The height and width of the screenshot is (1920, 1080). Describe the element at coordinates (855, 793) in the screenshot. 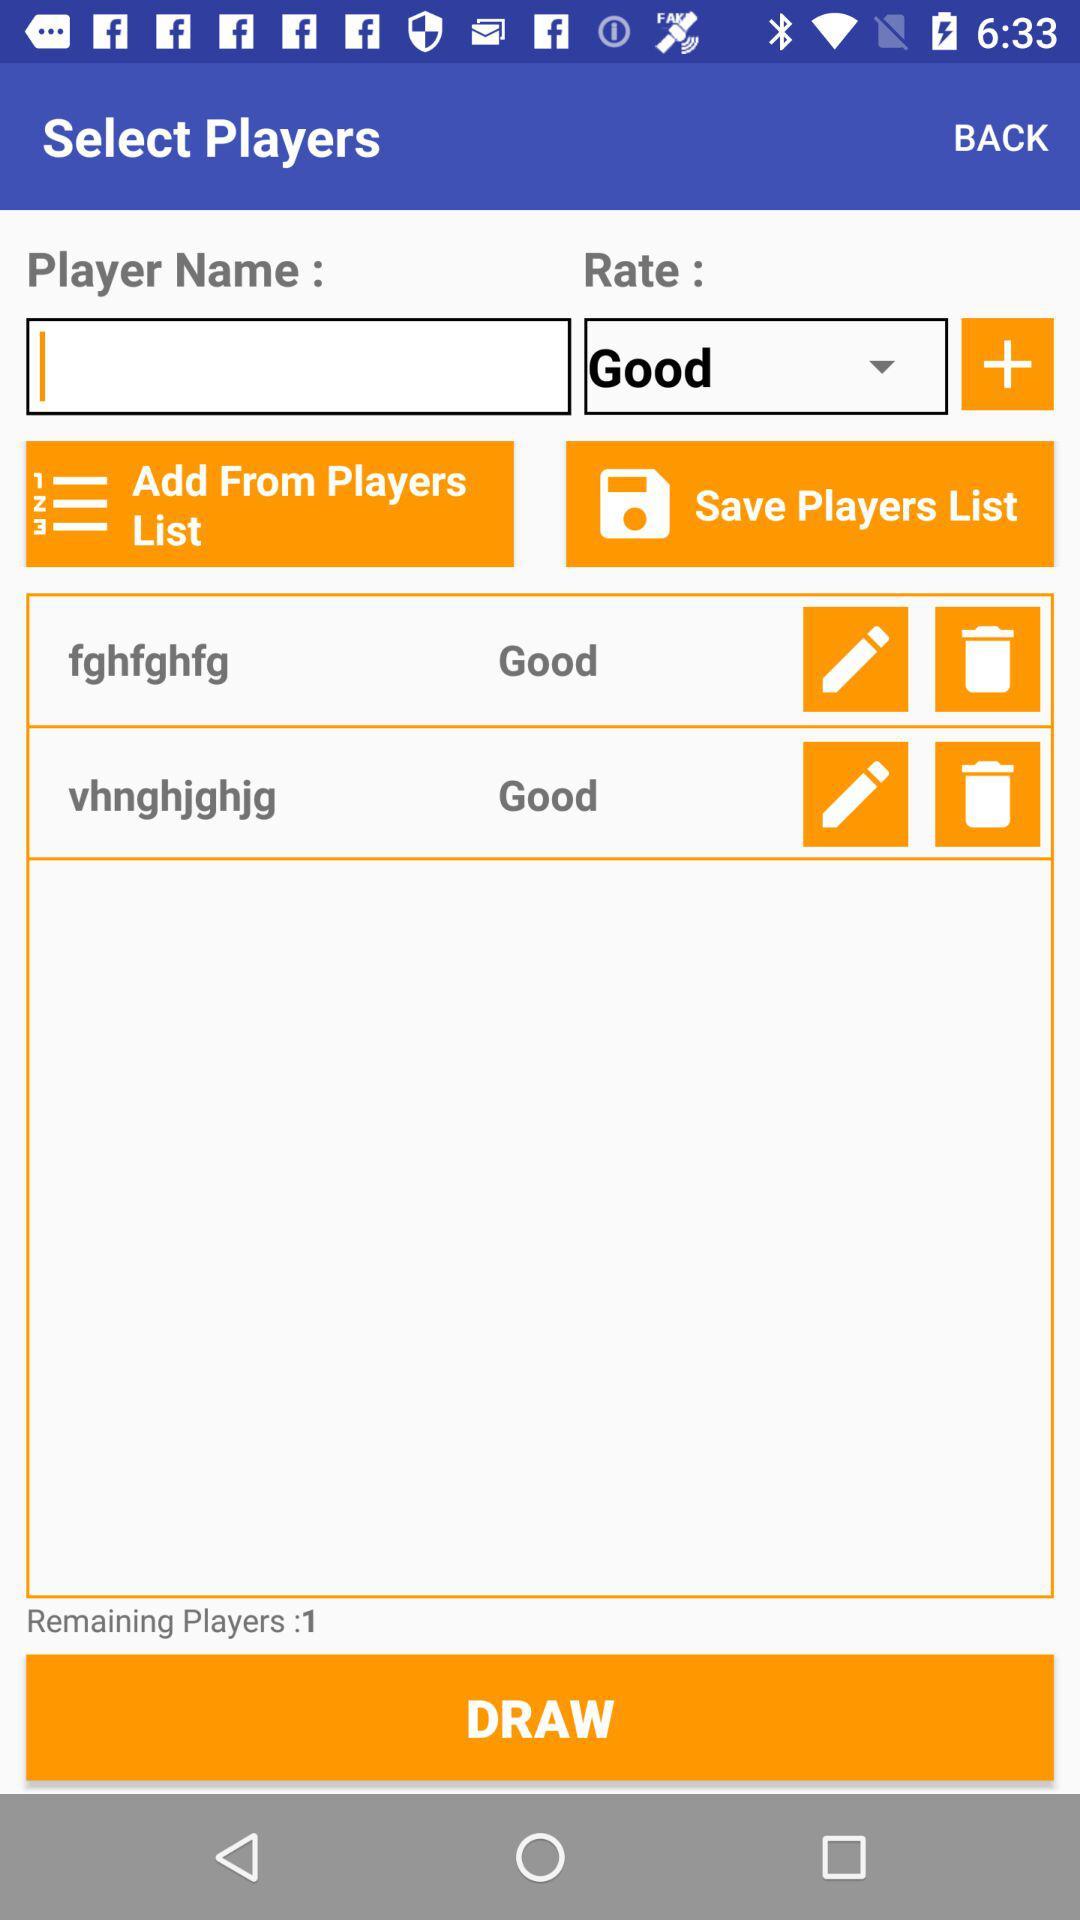

I see `details` at that location.